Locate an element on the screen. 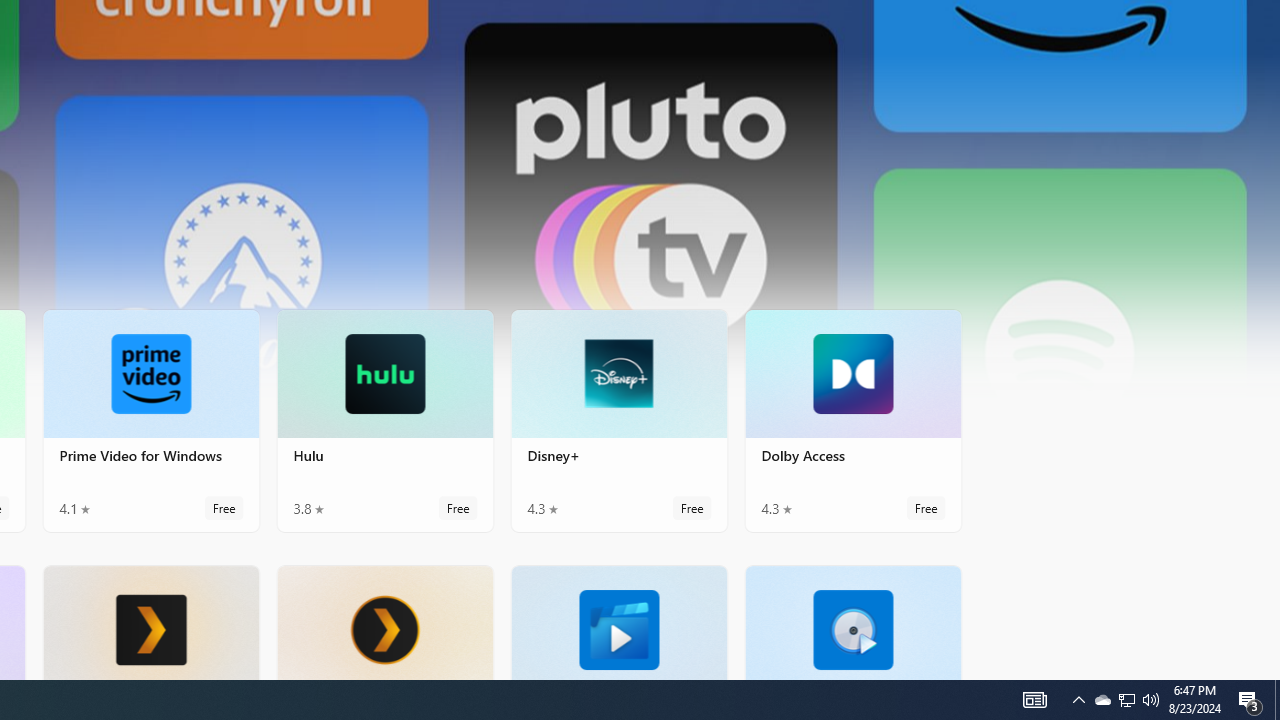 The height and width of the screenshot is (720, 1280). 'Disney+. Average rating of 4.3 out of five stars. Free  ' is located at coordinates (617, 419).